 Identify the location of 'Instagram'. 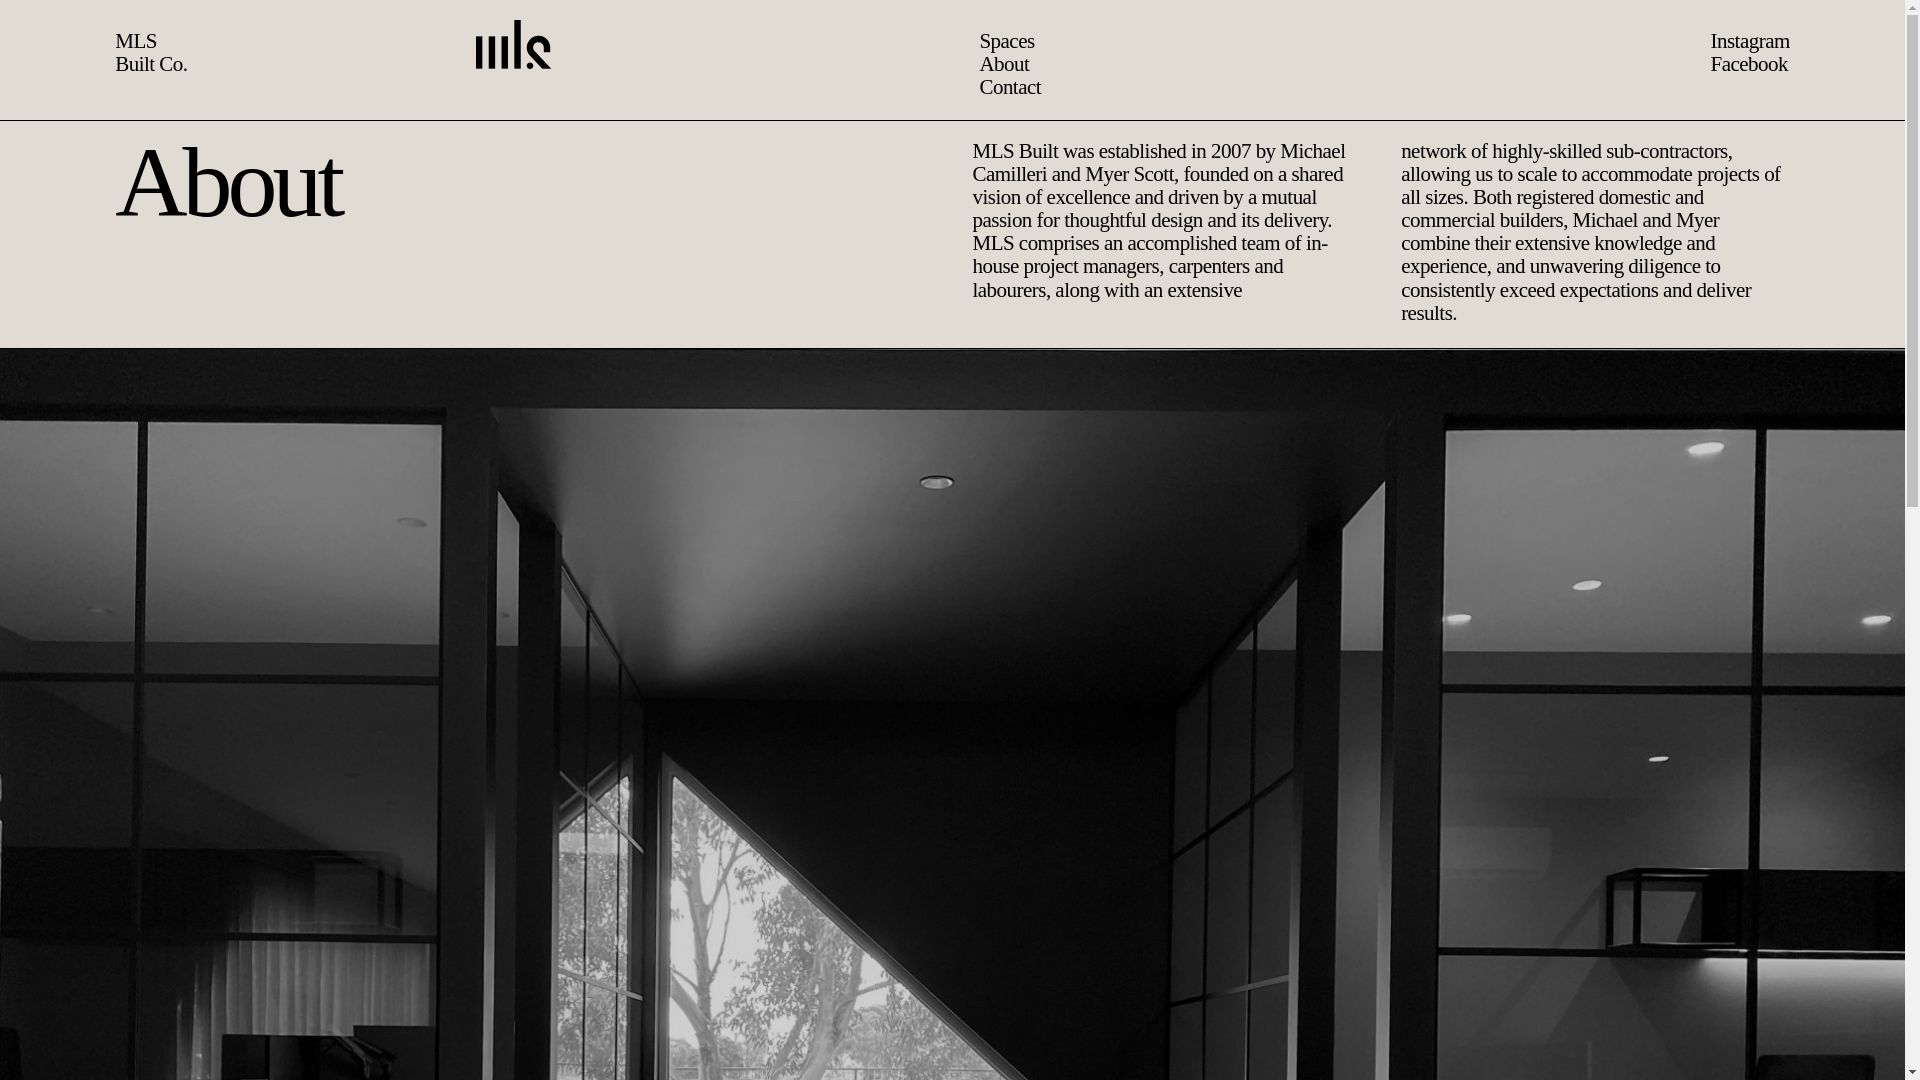
(1748, 41).